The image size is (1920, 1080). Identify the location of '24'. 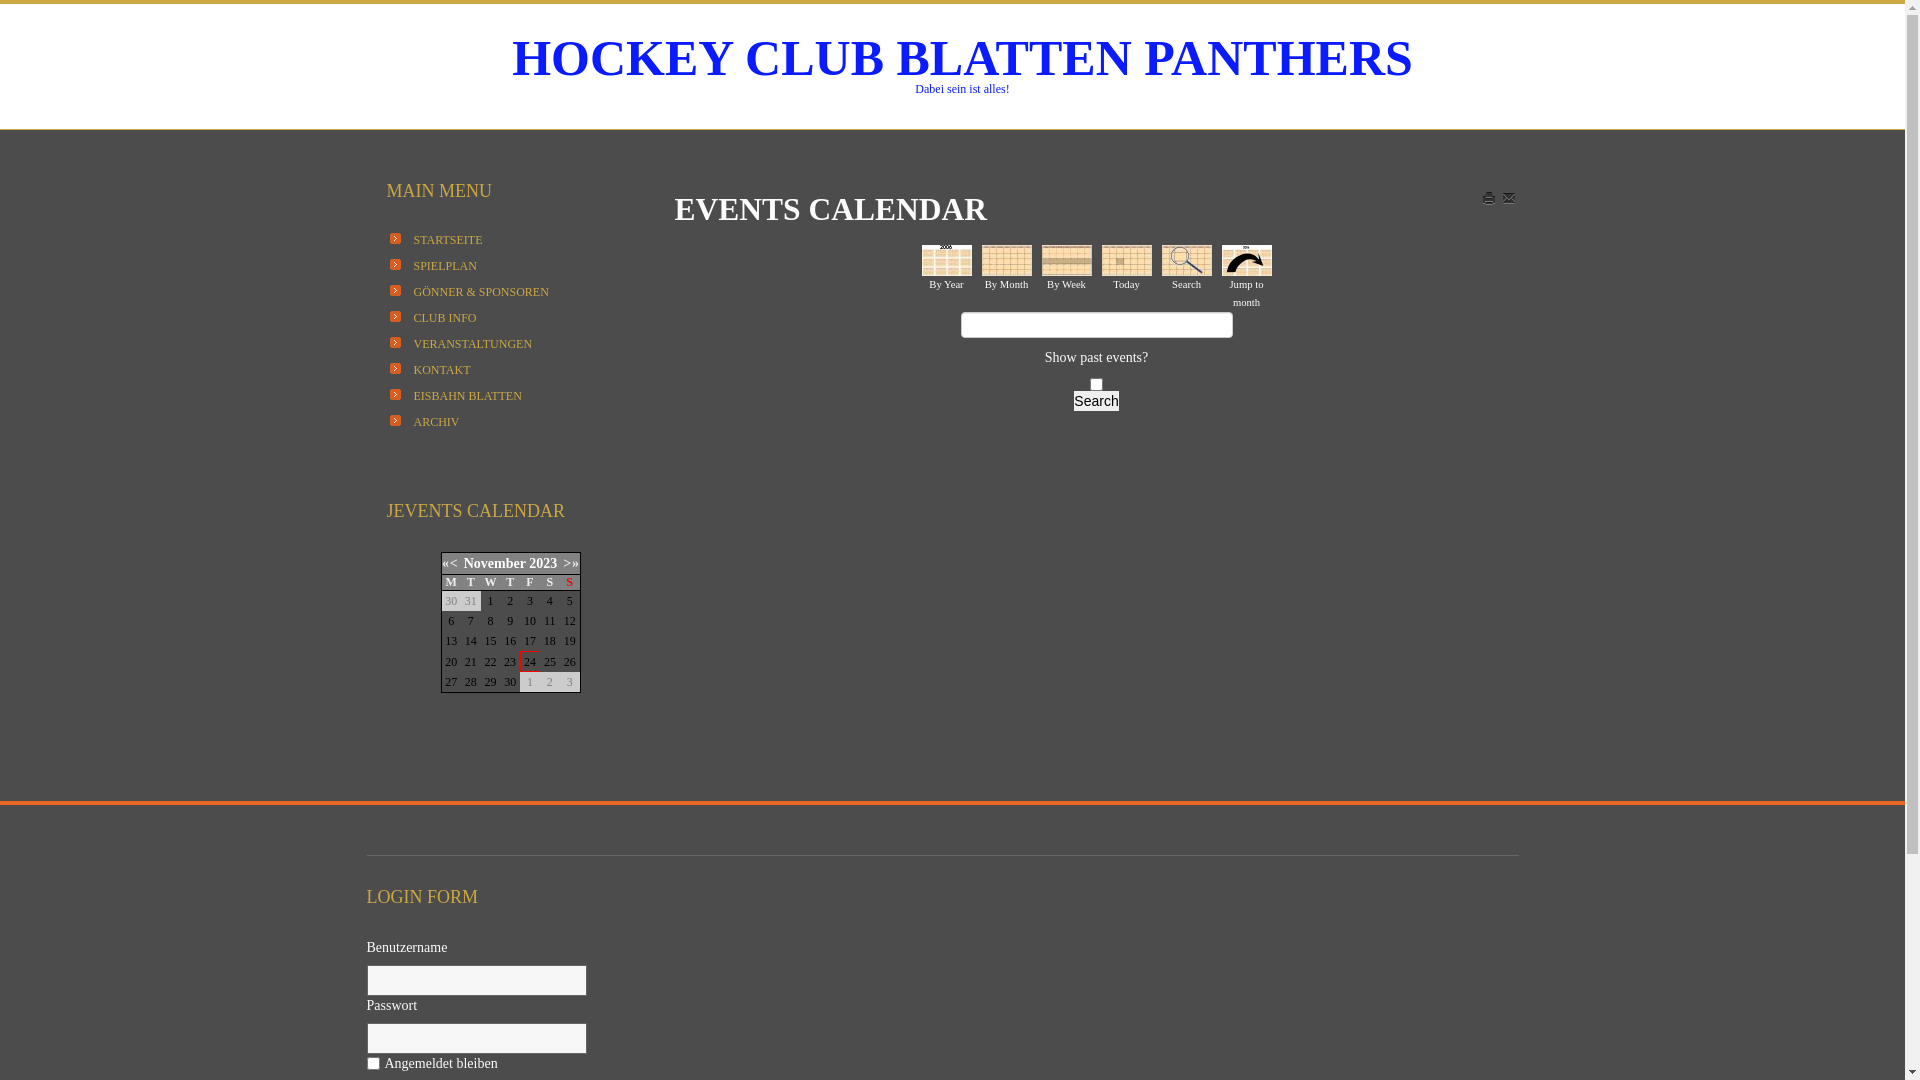
(529, 660).